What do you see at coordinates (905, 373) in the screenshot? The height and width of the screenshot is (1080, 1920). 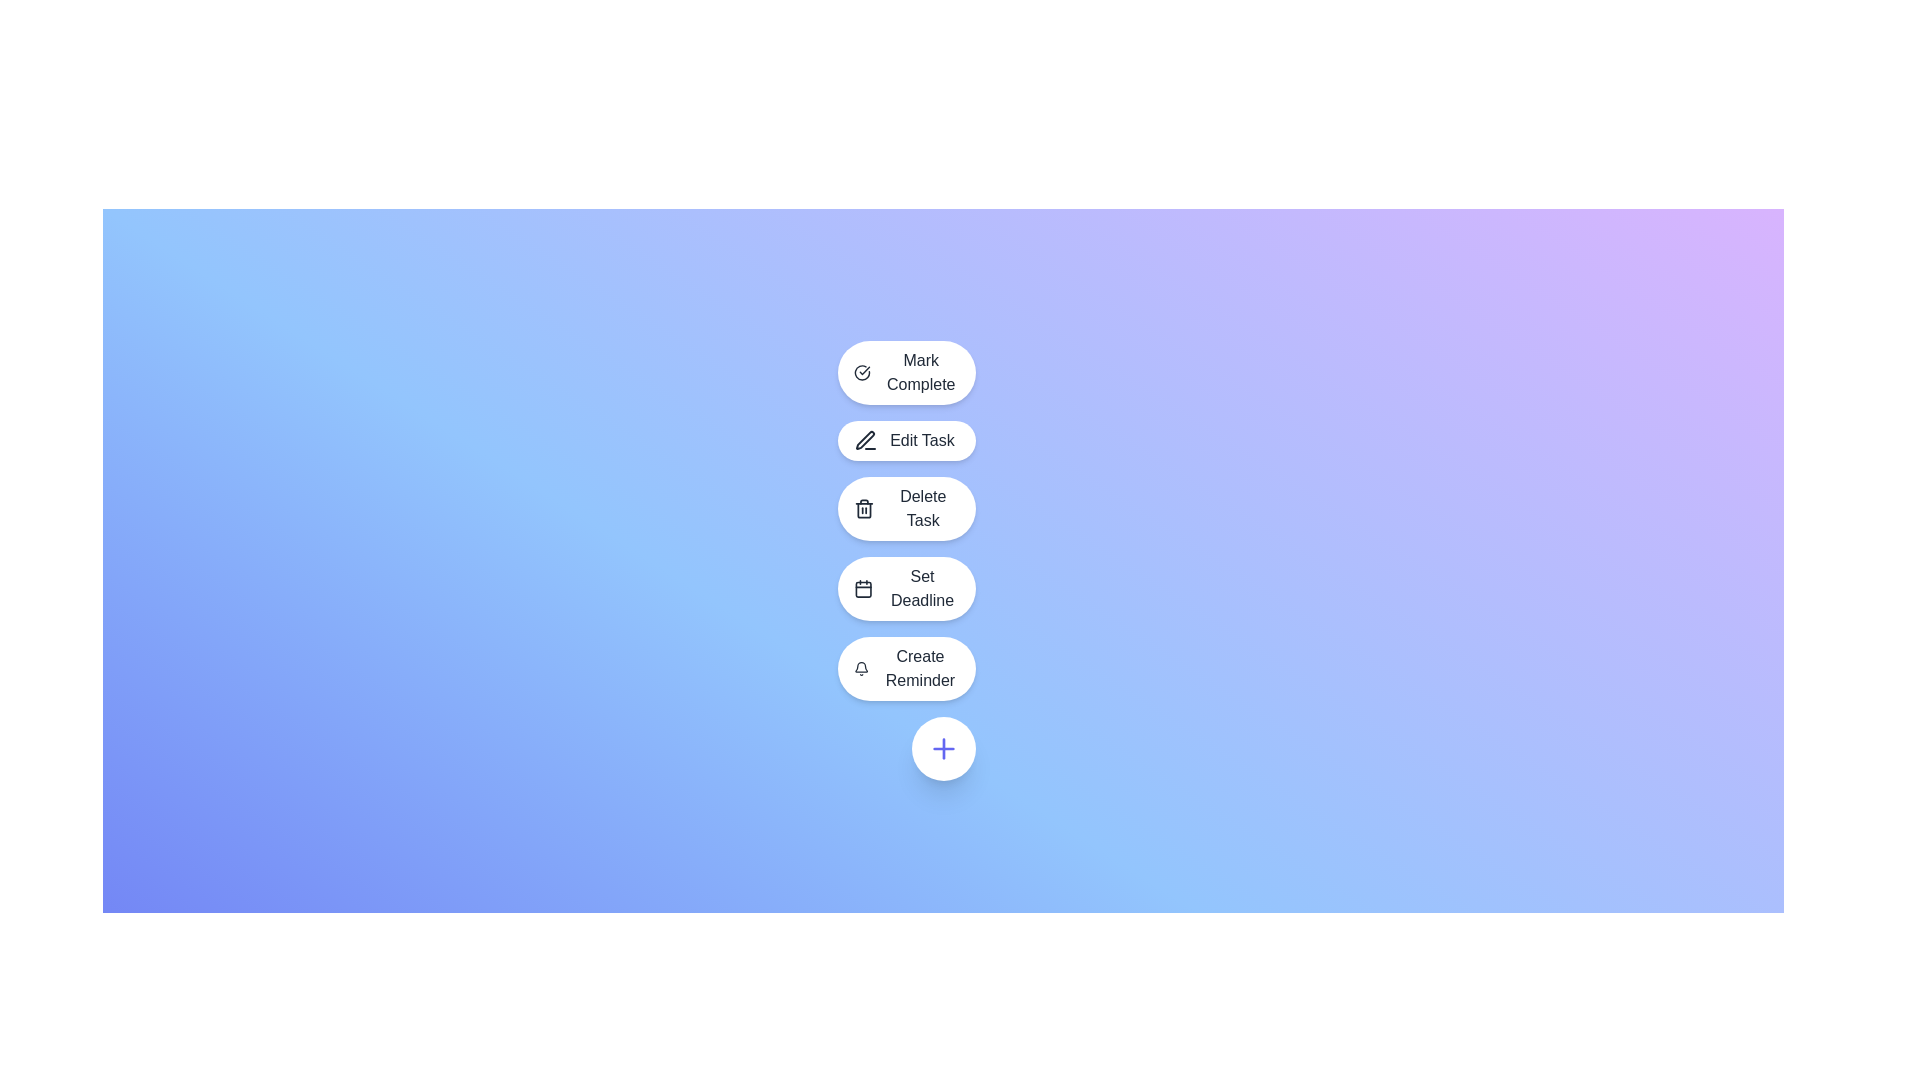 I see `the button that marks a task as completed, located at the top of the options list` at bounding box center [905, 373].